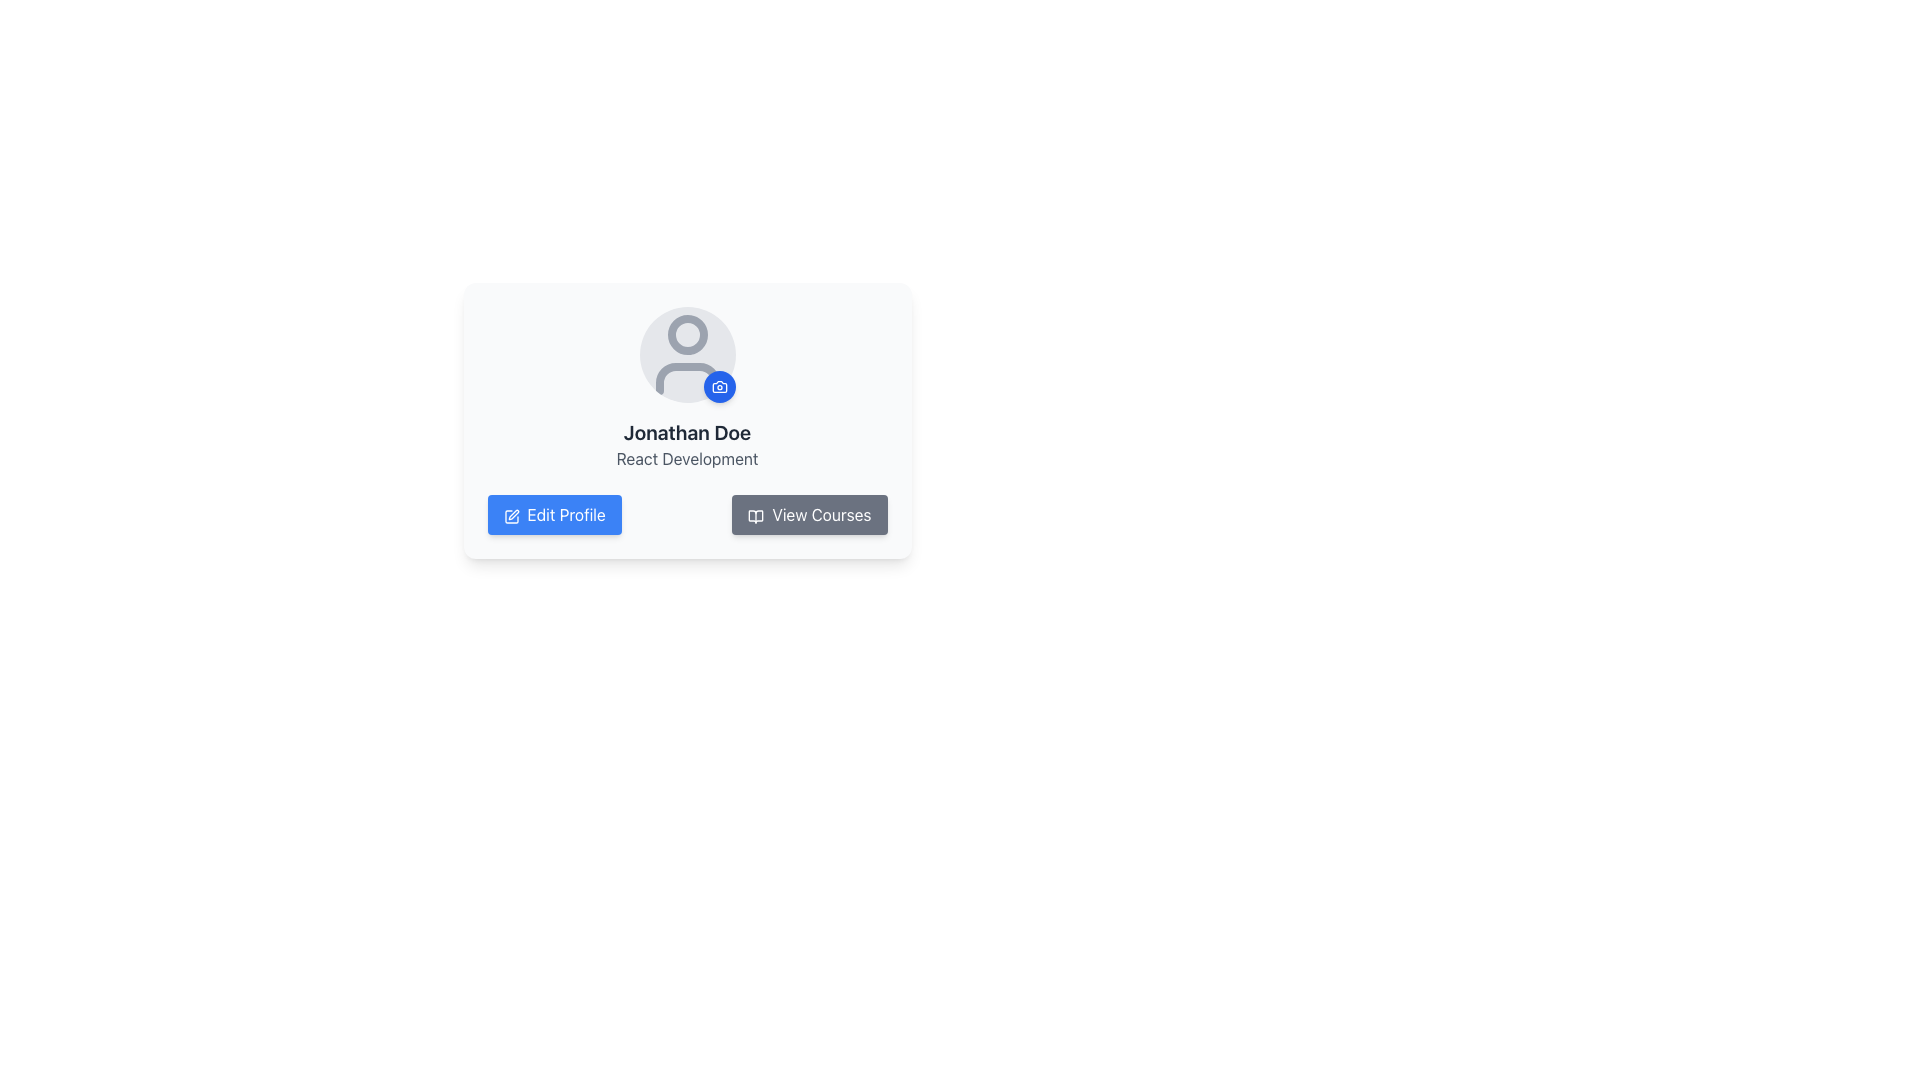  I want to click on the appearance of the SVG graphic icon representing a pen drawing on a square, which is styled in gray and is part of a composite group, located in the top-left area of the profile card, so click(513, 513).